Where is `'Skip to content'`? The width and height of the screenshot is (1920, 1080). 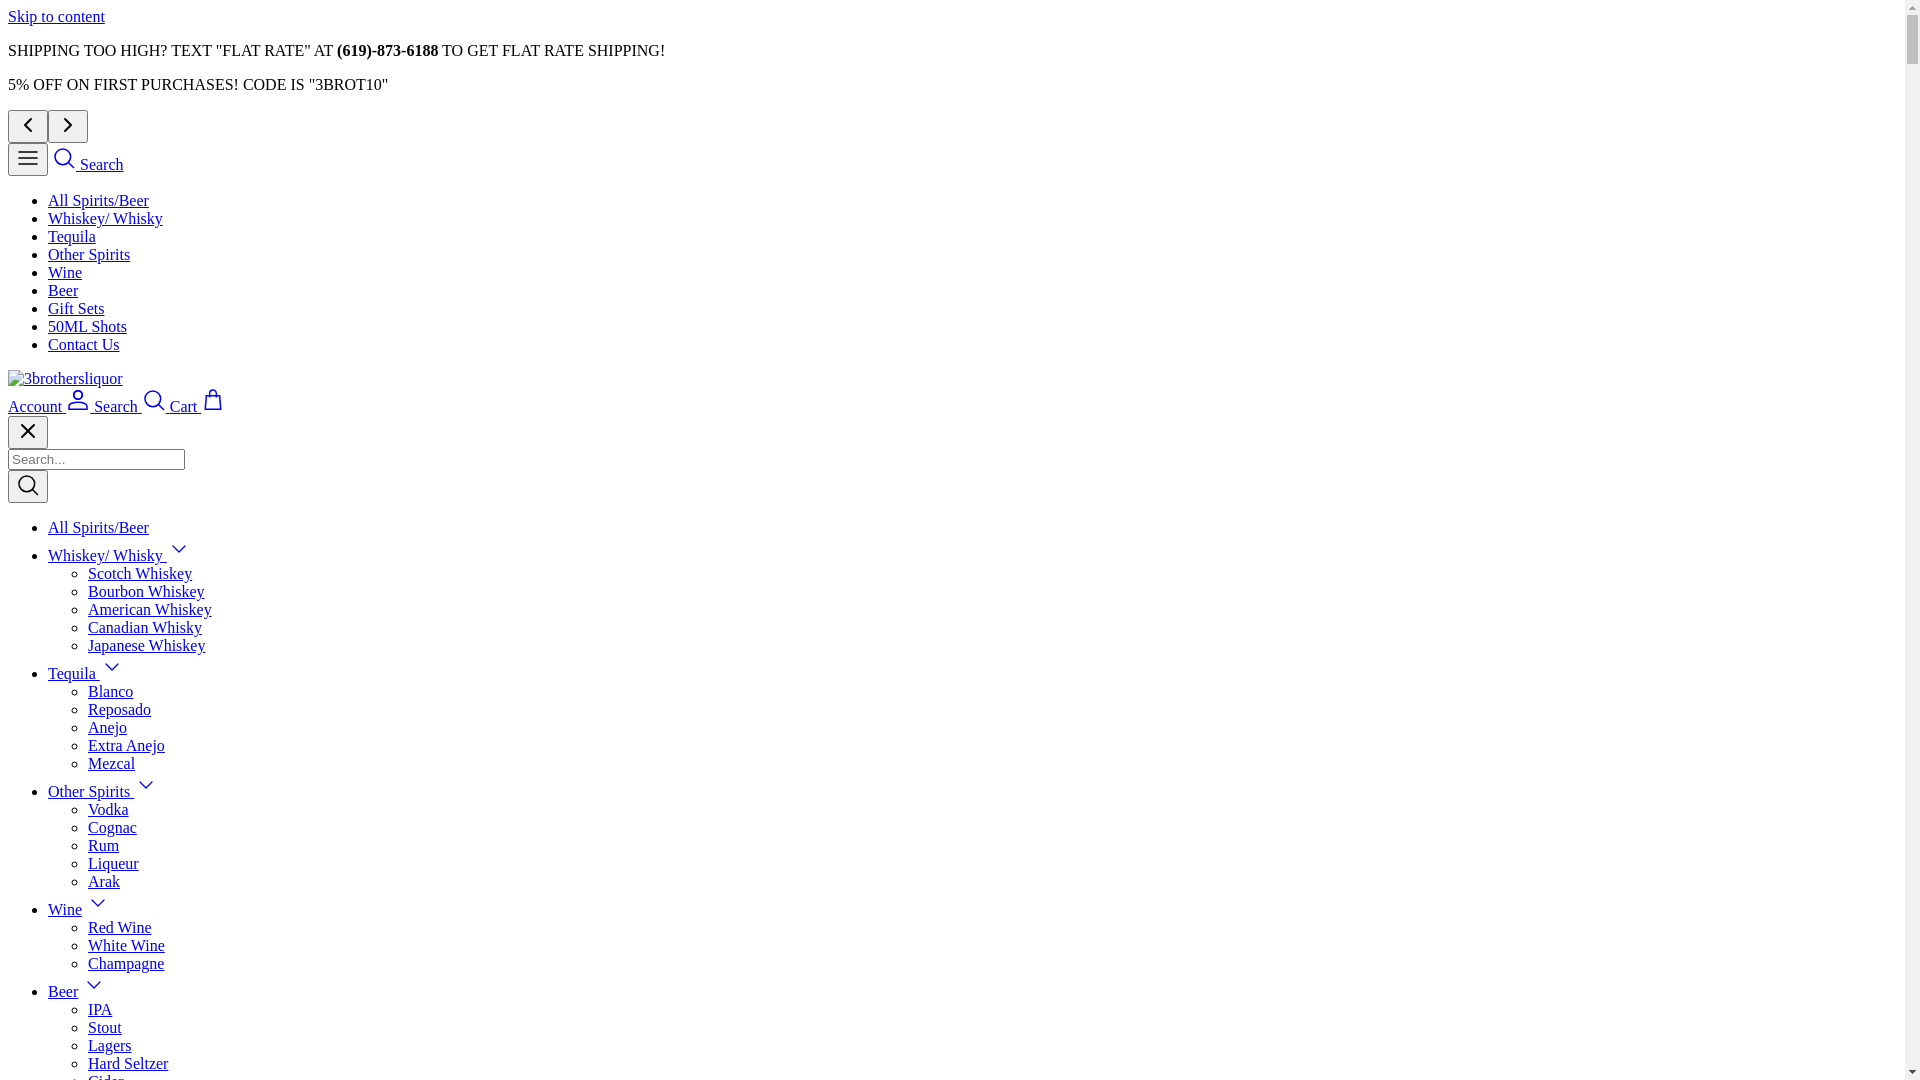
'Skip to content' is located at coordinates (56, 16).